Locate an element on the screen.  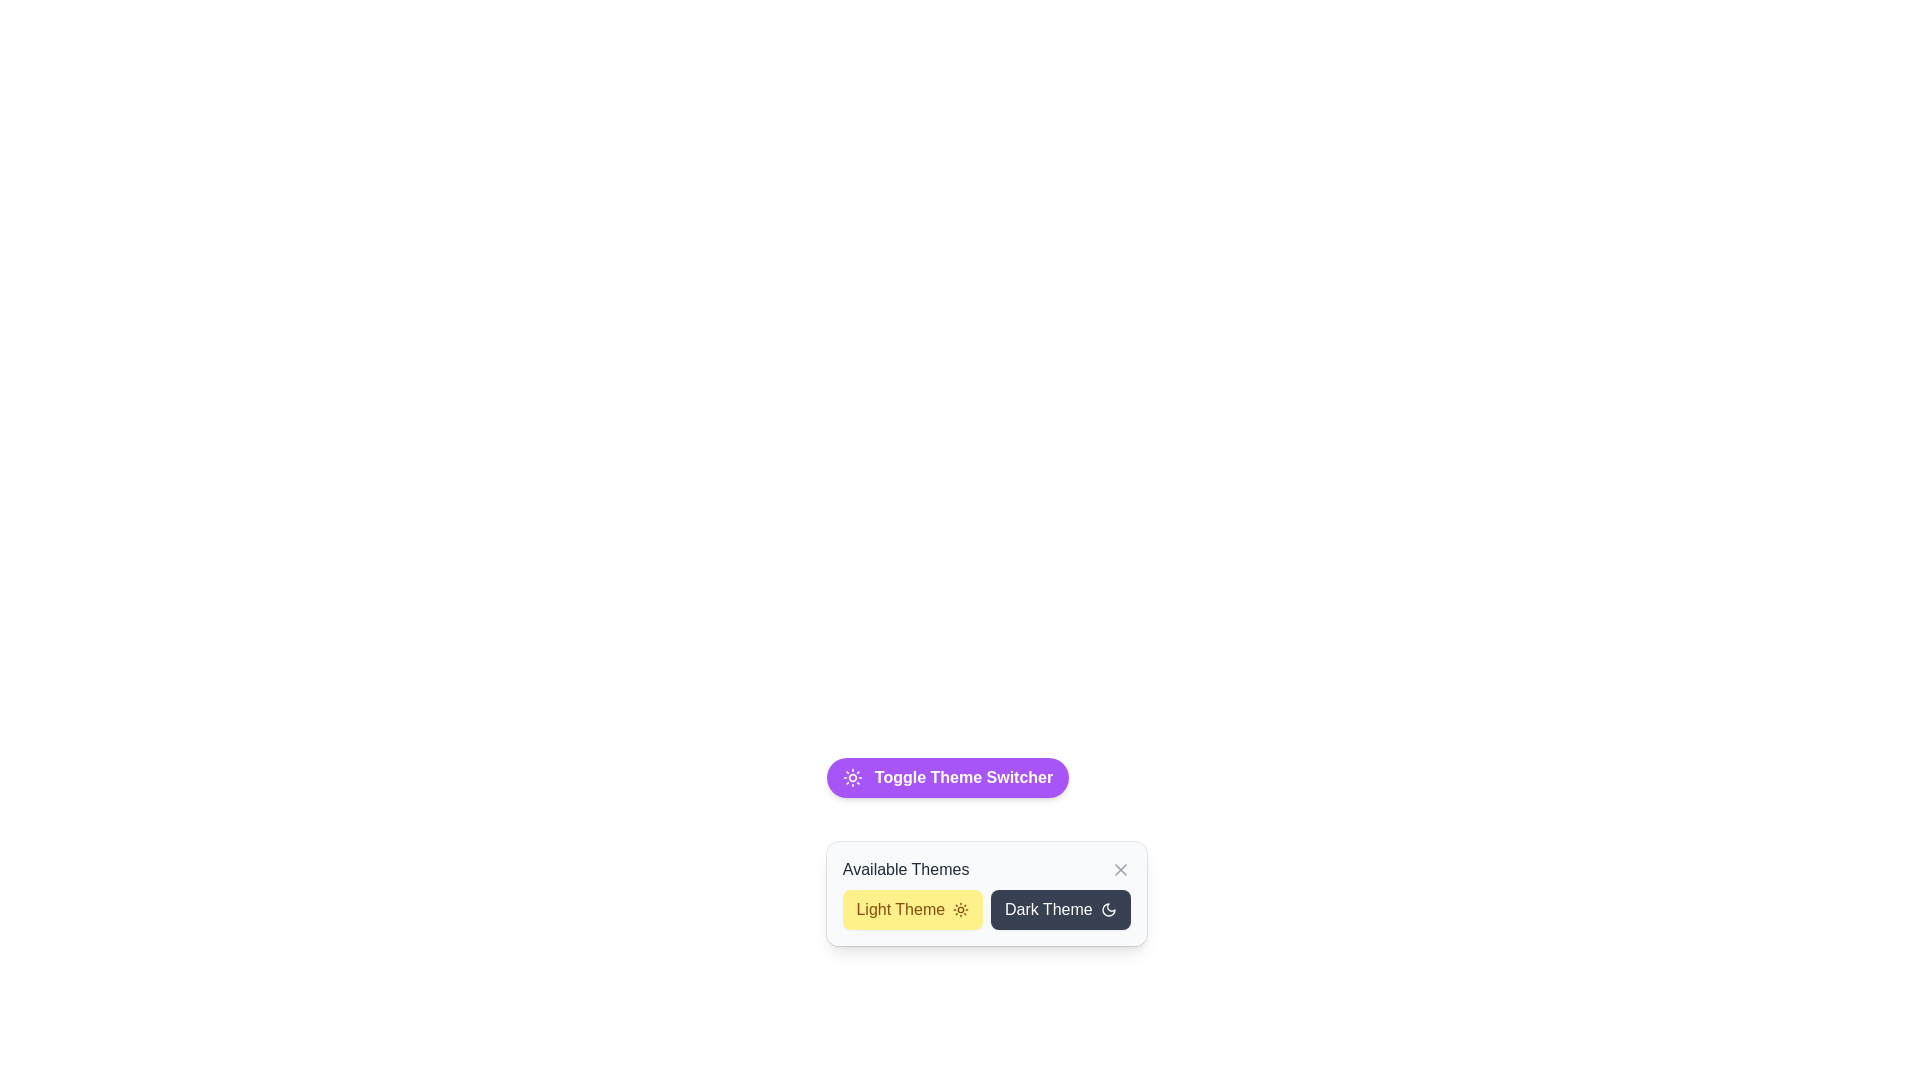
the 'Dark Theme' section of the selectable grid for theme options is located at coordinates (986, 910).